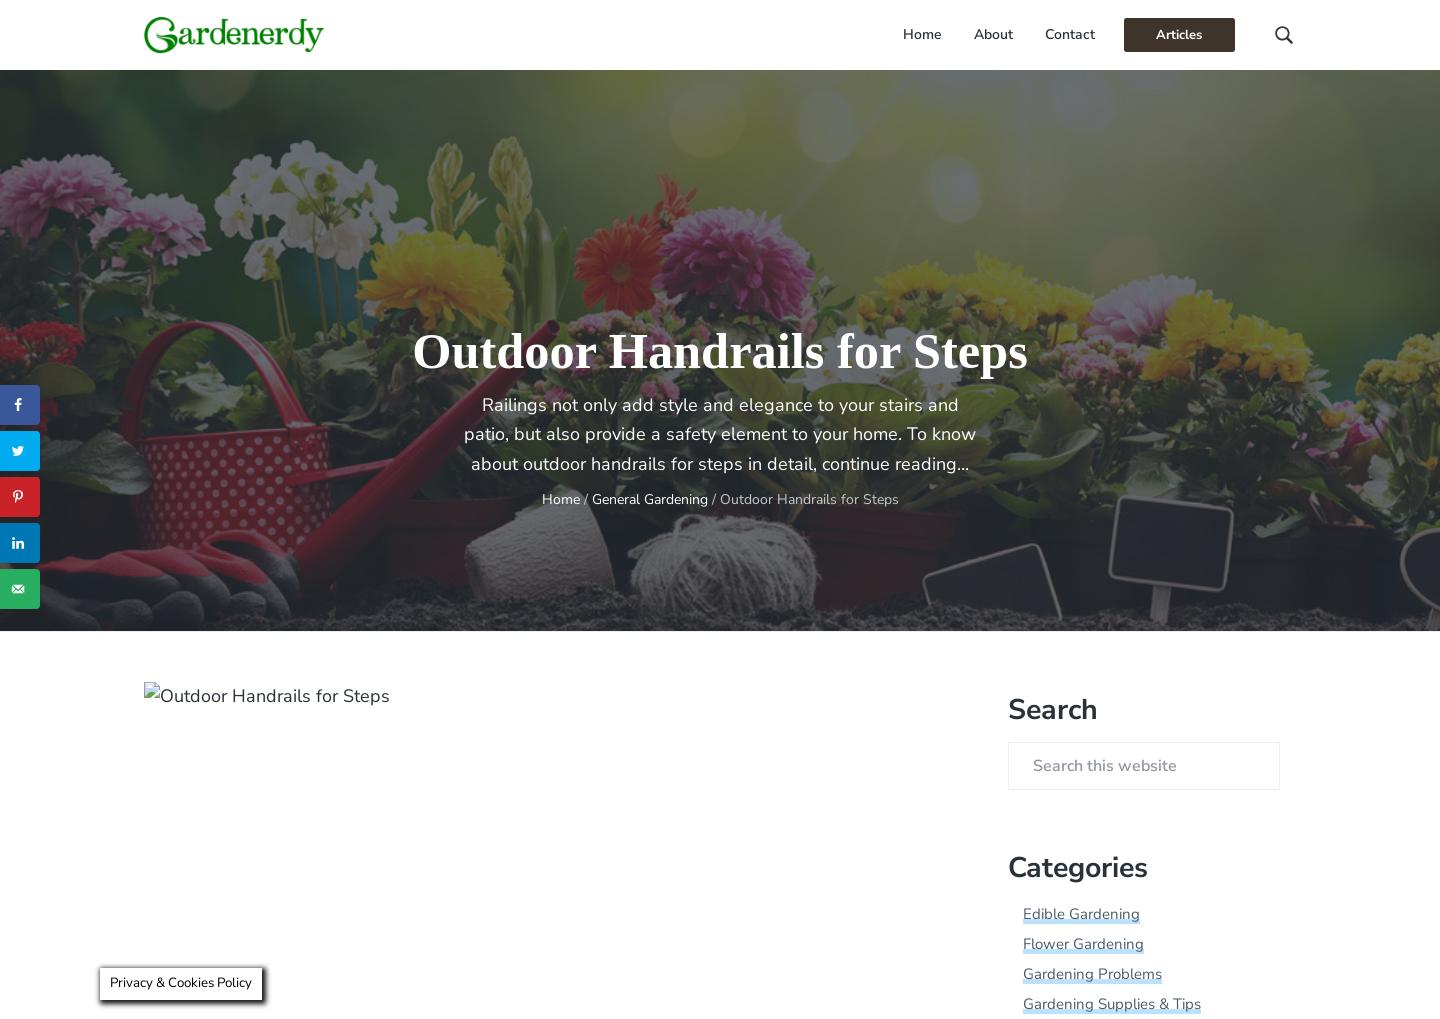 The width and height of the screenshot is (1440, 1019). I want to click on '/ Outdoor Handrails for Steps', so click(707, 497).